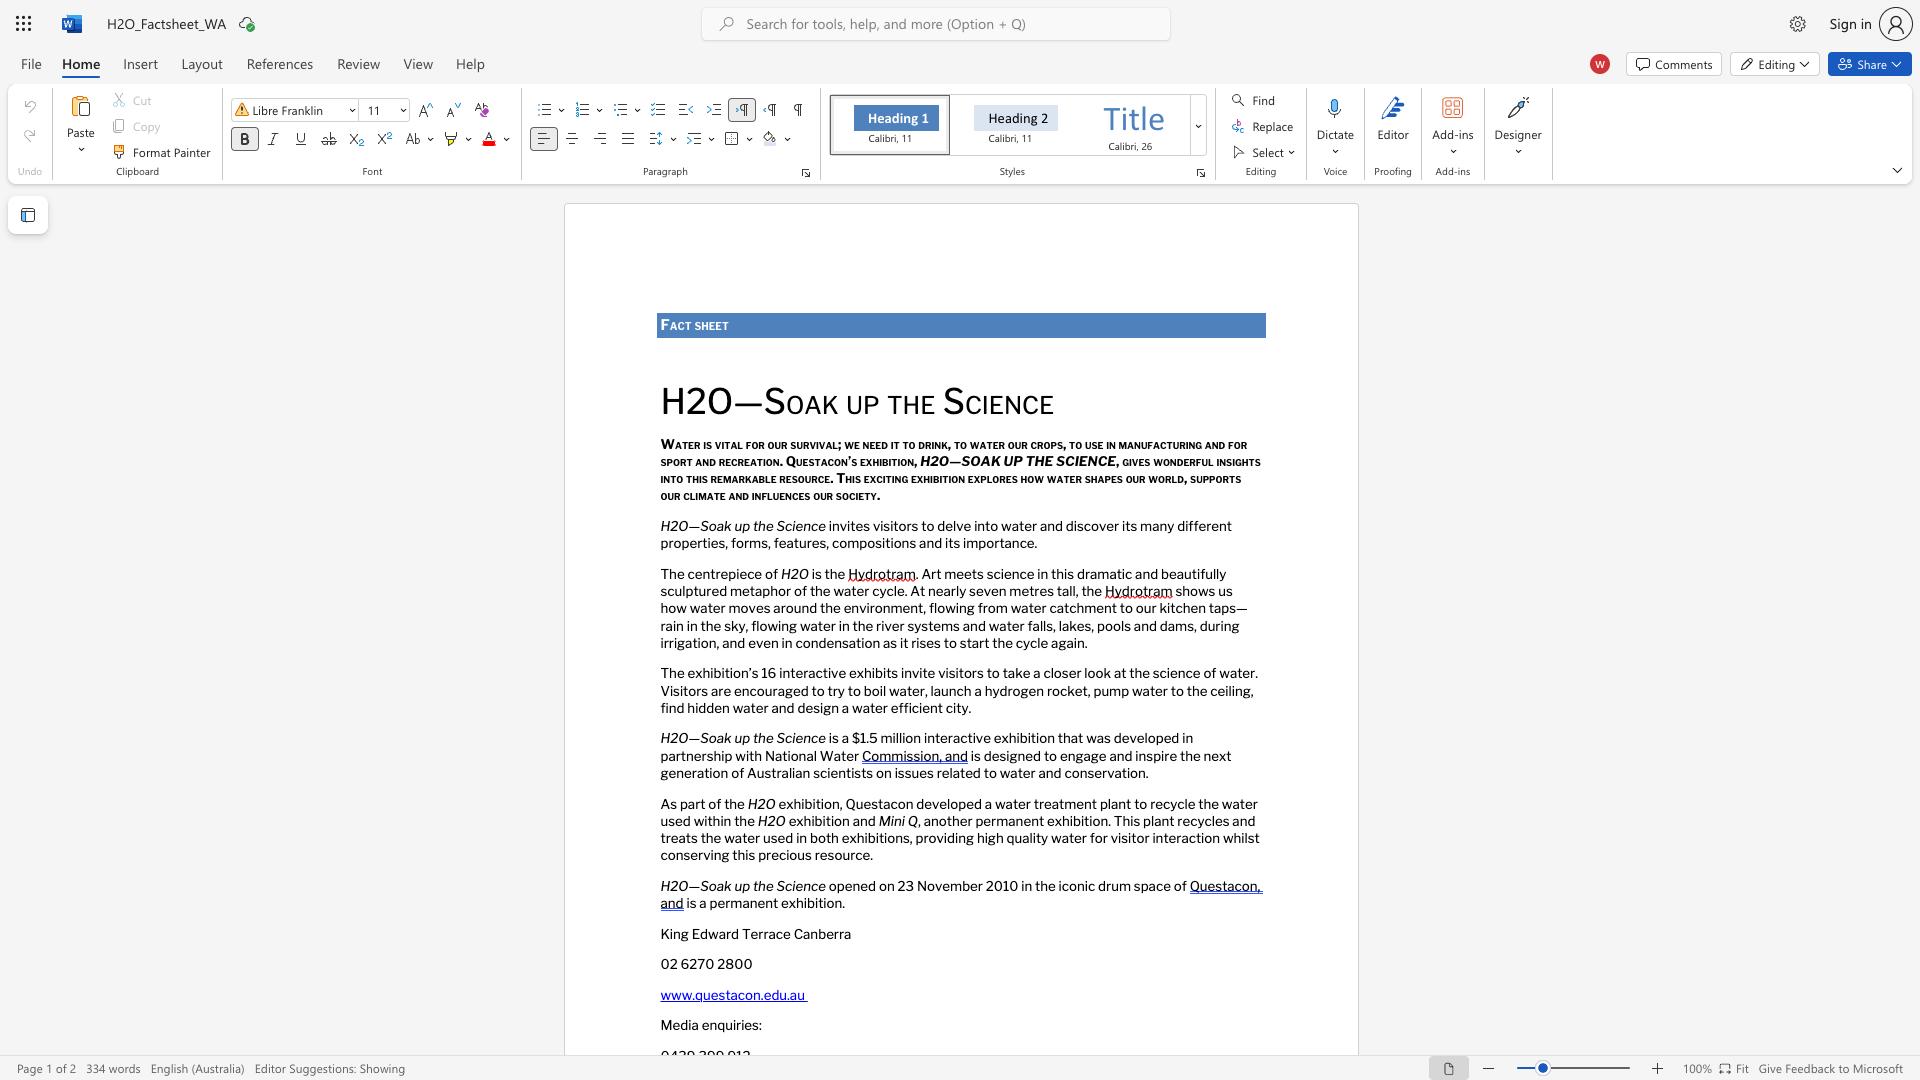 This screenshot has height=1080, width=1920. I want to click on the subset text "conic dr" within the text "opened on 23 November 2010 in the iconic drum space of", so click(1060, 884).